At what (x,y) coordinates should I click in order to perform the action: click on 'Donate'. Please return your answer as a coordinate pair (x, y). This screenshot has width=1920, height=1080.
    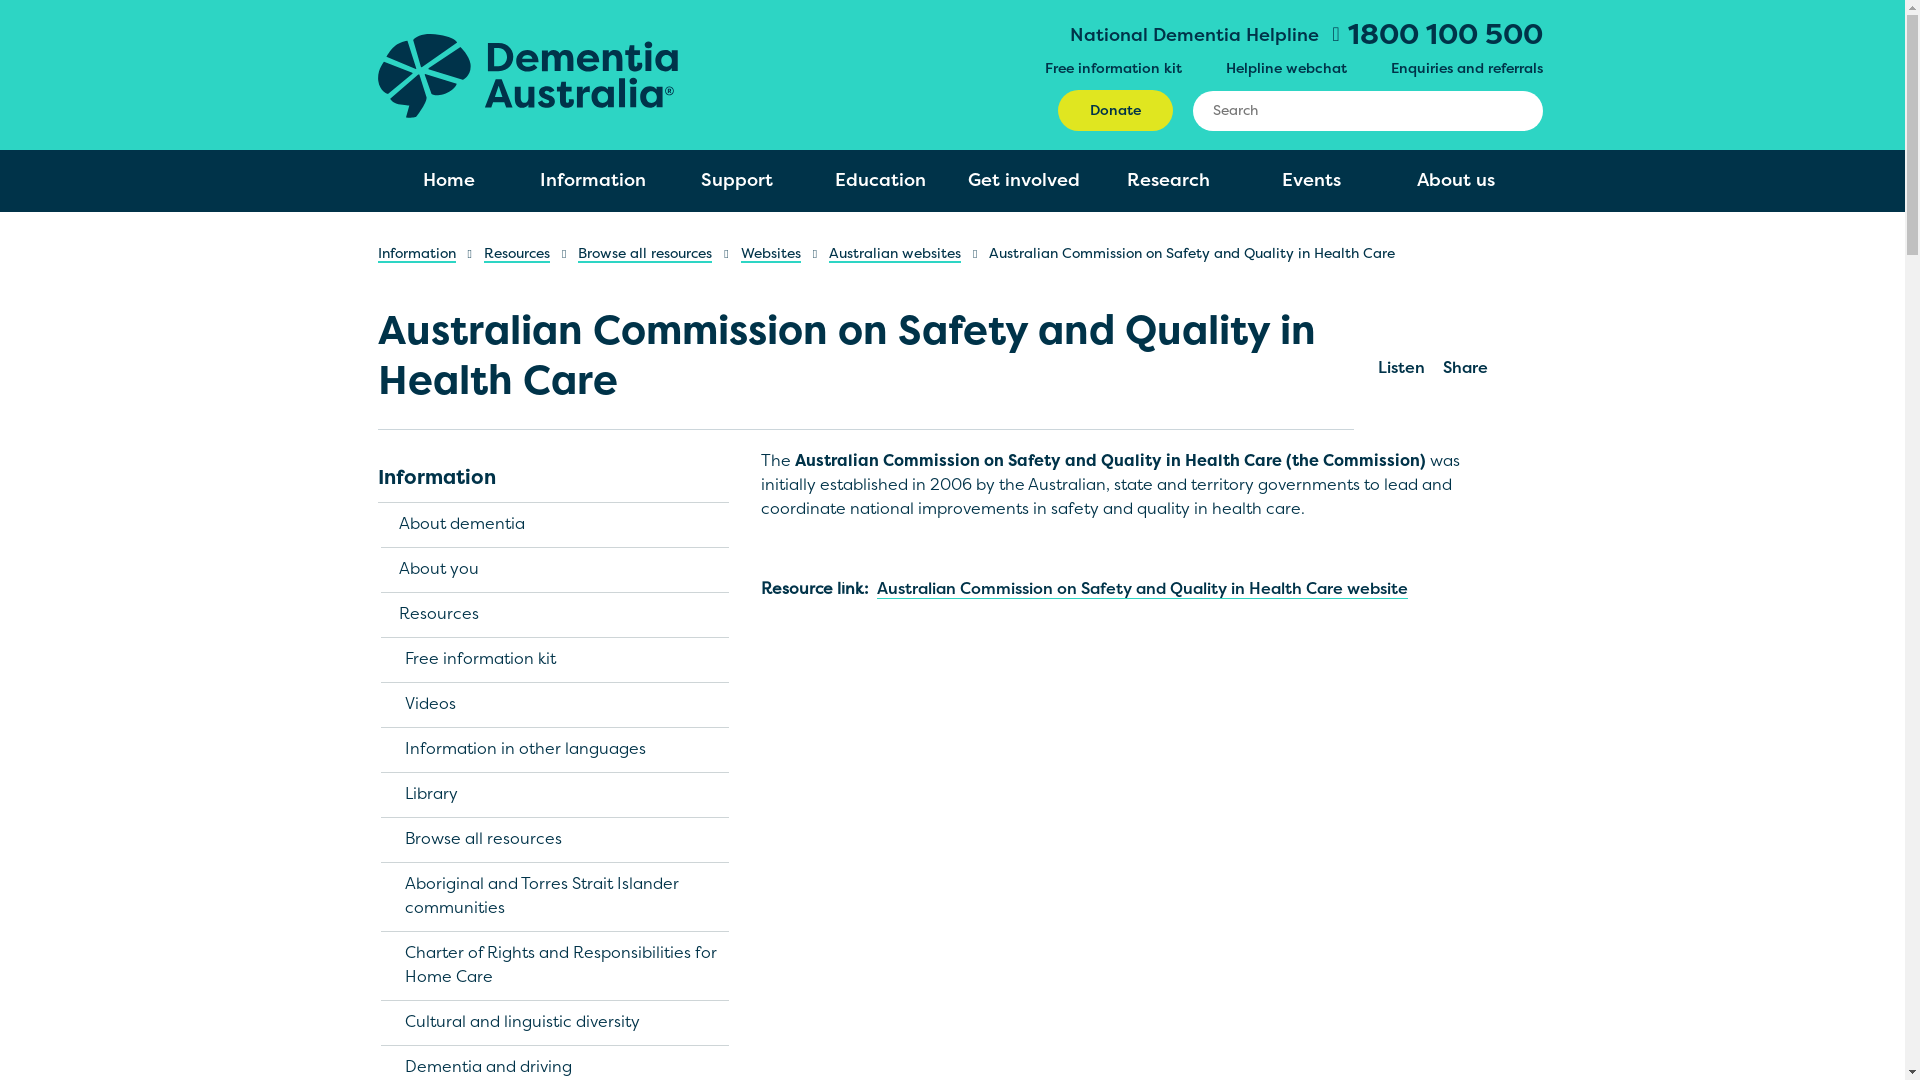
    Looking at the image, I should click on (1114, 110).